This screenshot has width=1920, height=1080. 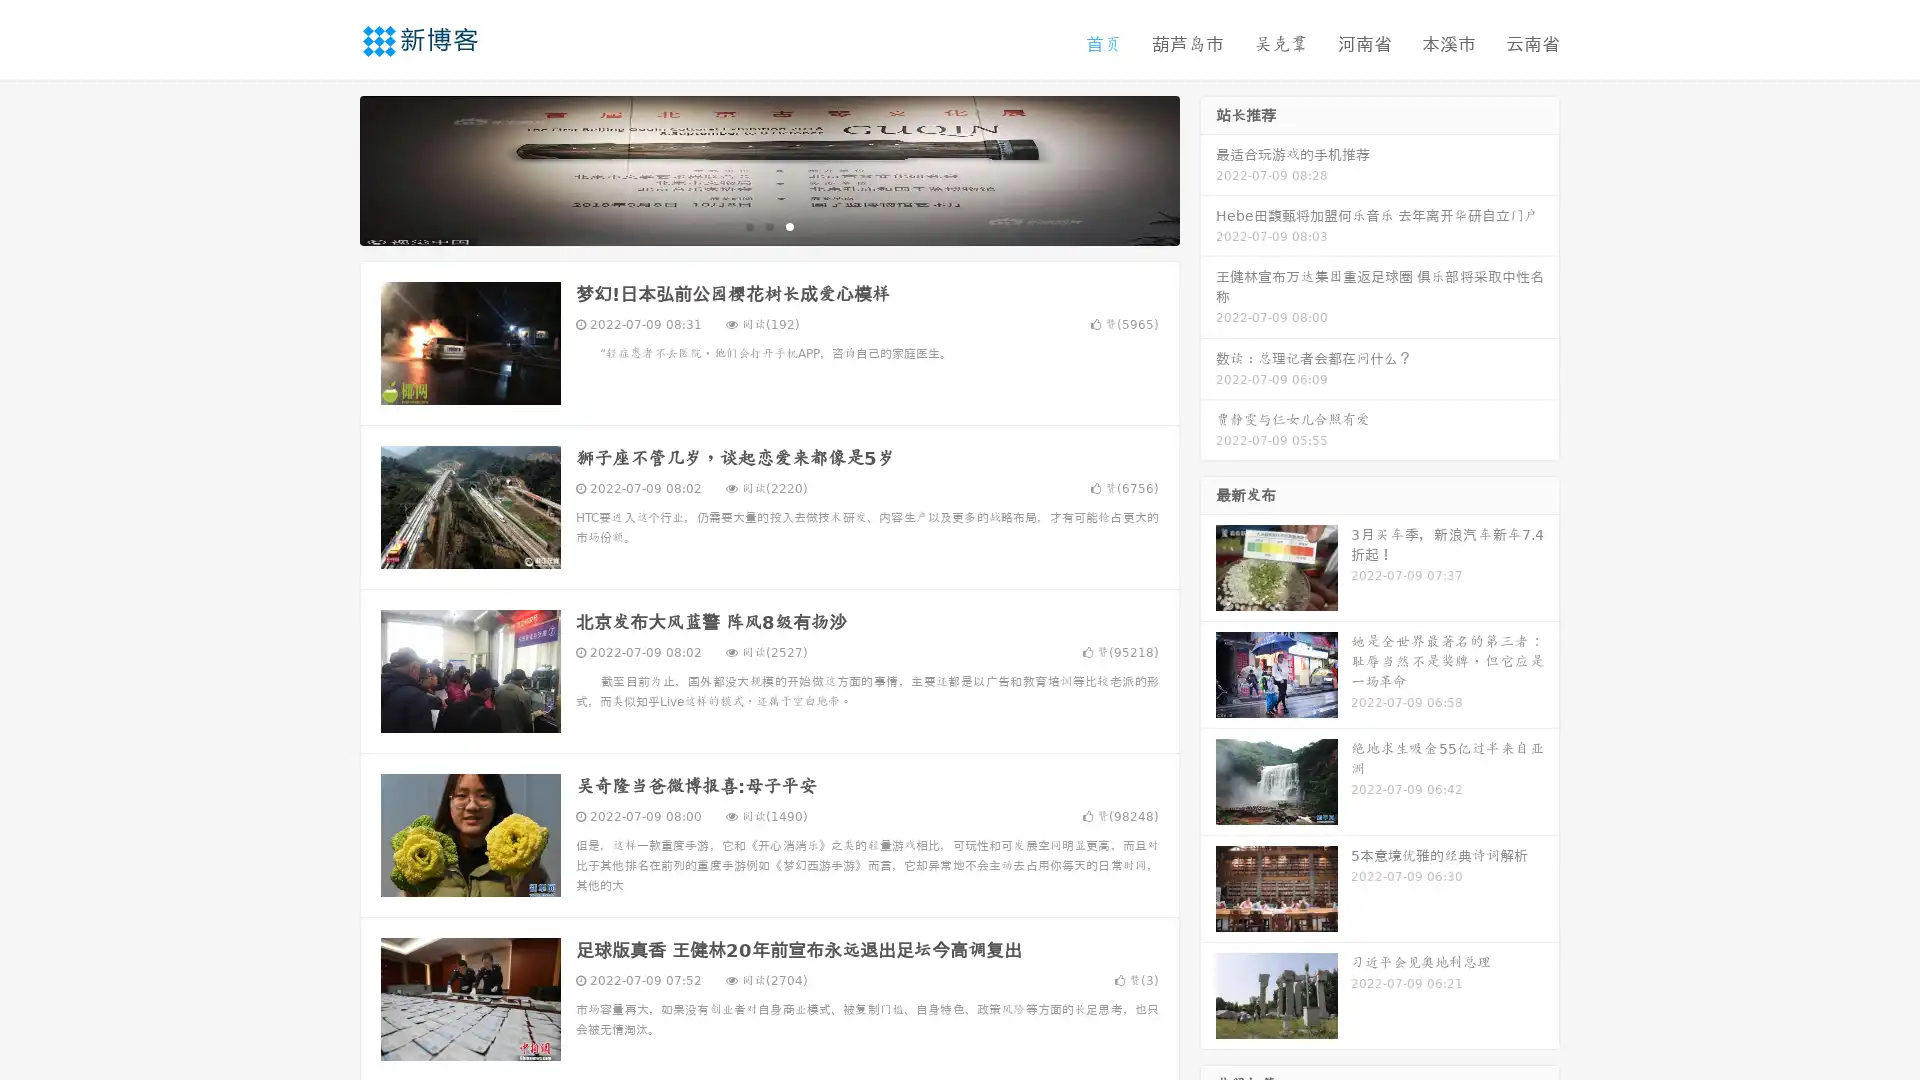 I want to click on Previous slide, so click(x=330, y=168).